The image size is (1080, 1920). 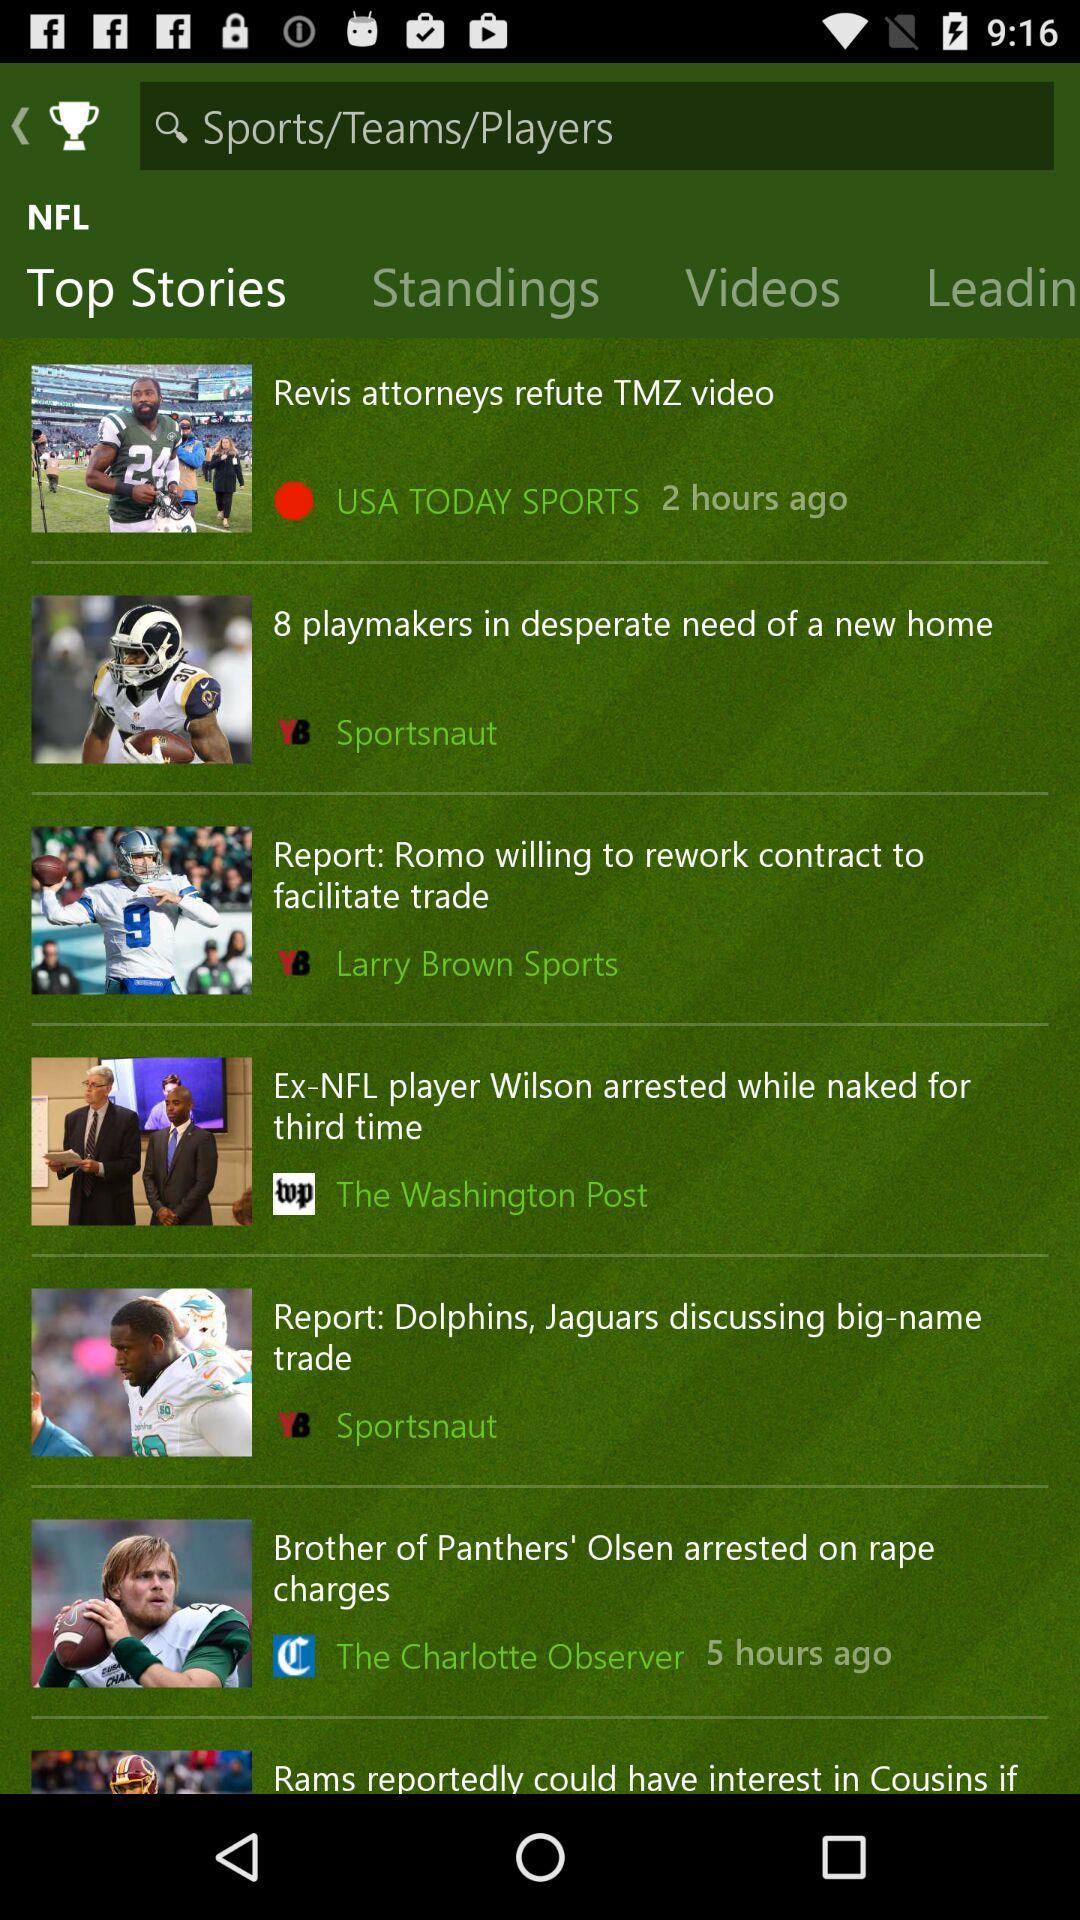 What do you see at coordinates (500, 290) in the screenshot?
I see `icon next to the videos item` at bounding box center [500, 290].